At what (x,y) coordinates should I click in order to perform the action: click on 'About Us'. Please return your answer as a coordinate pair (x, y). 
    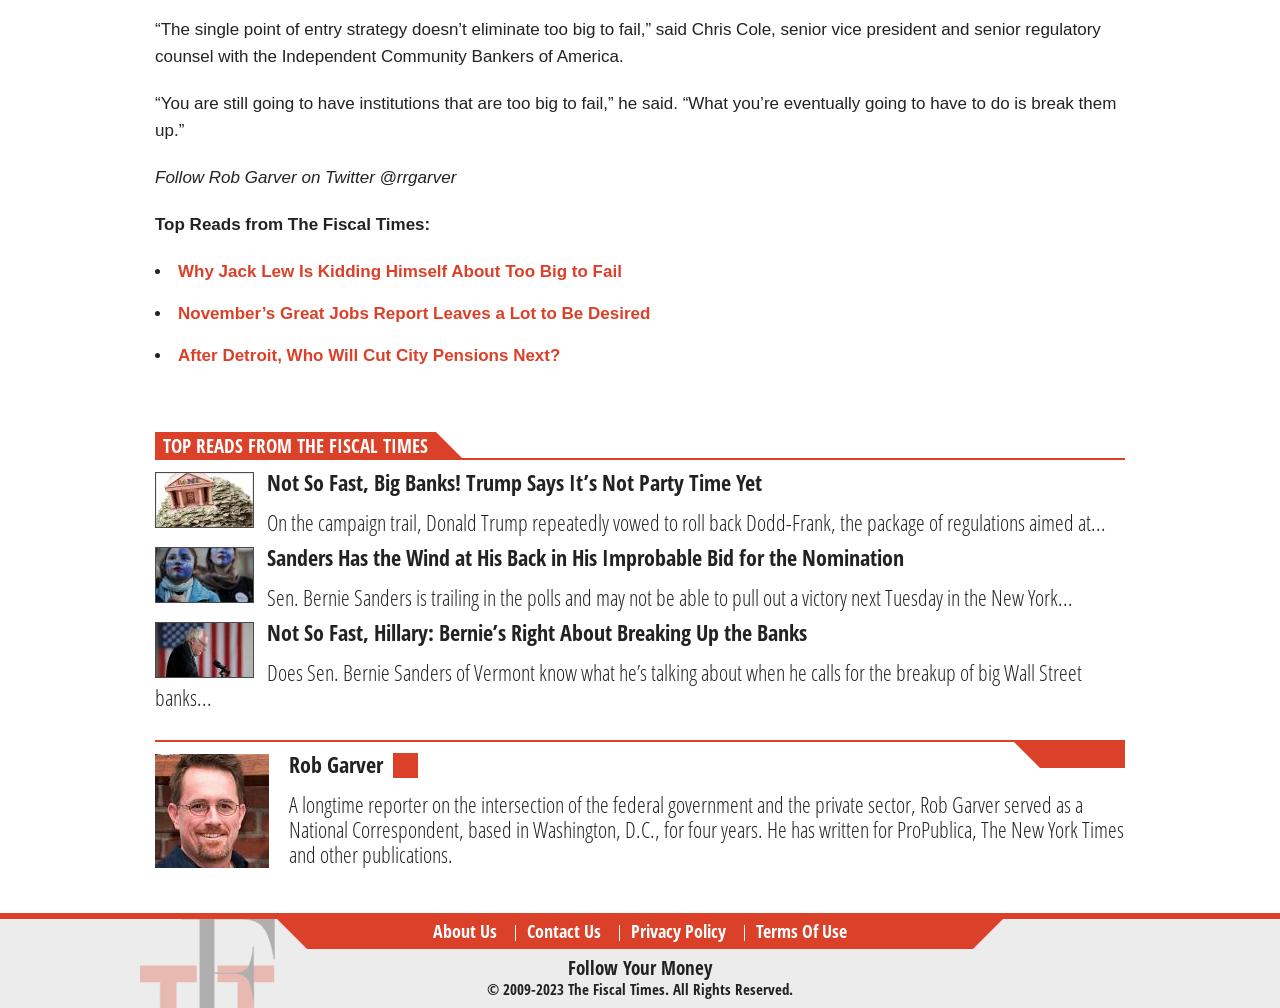
    Looking at the image, I should click on (464, 929).